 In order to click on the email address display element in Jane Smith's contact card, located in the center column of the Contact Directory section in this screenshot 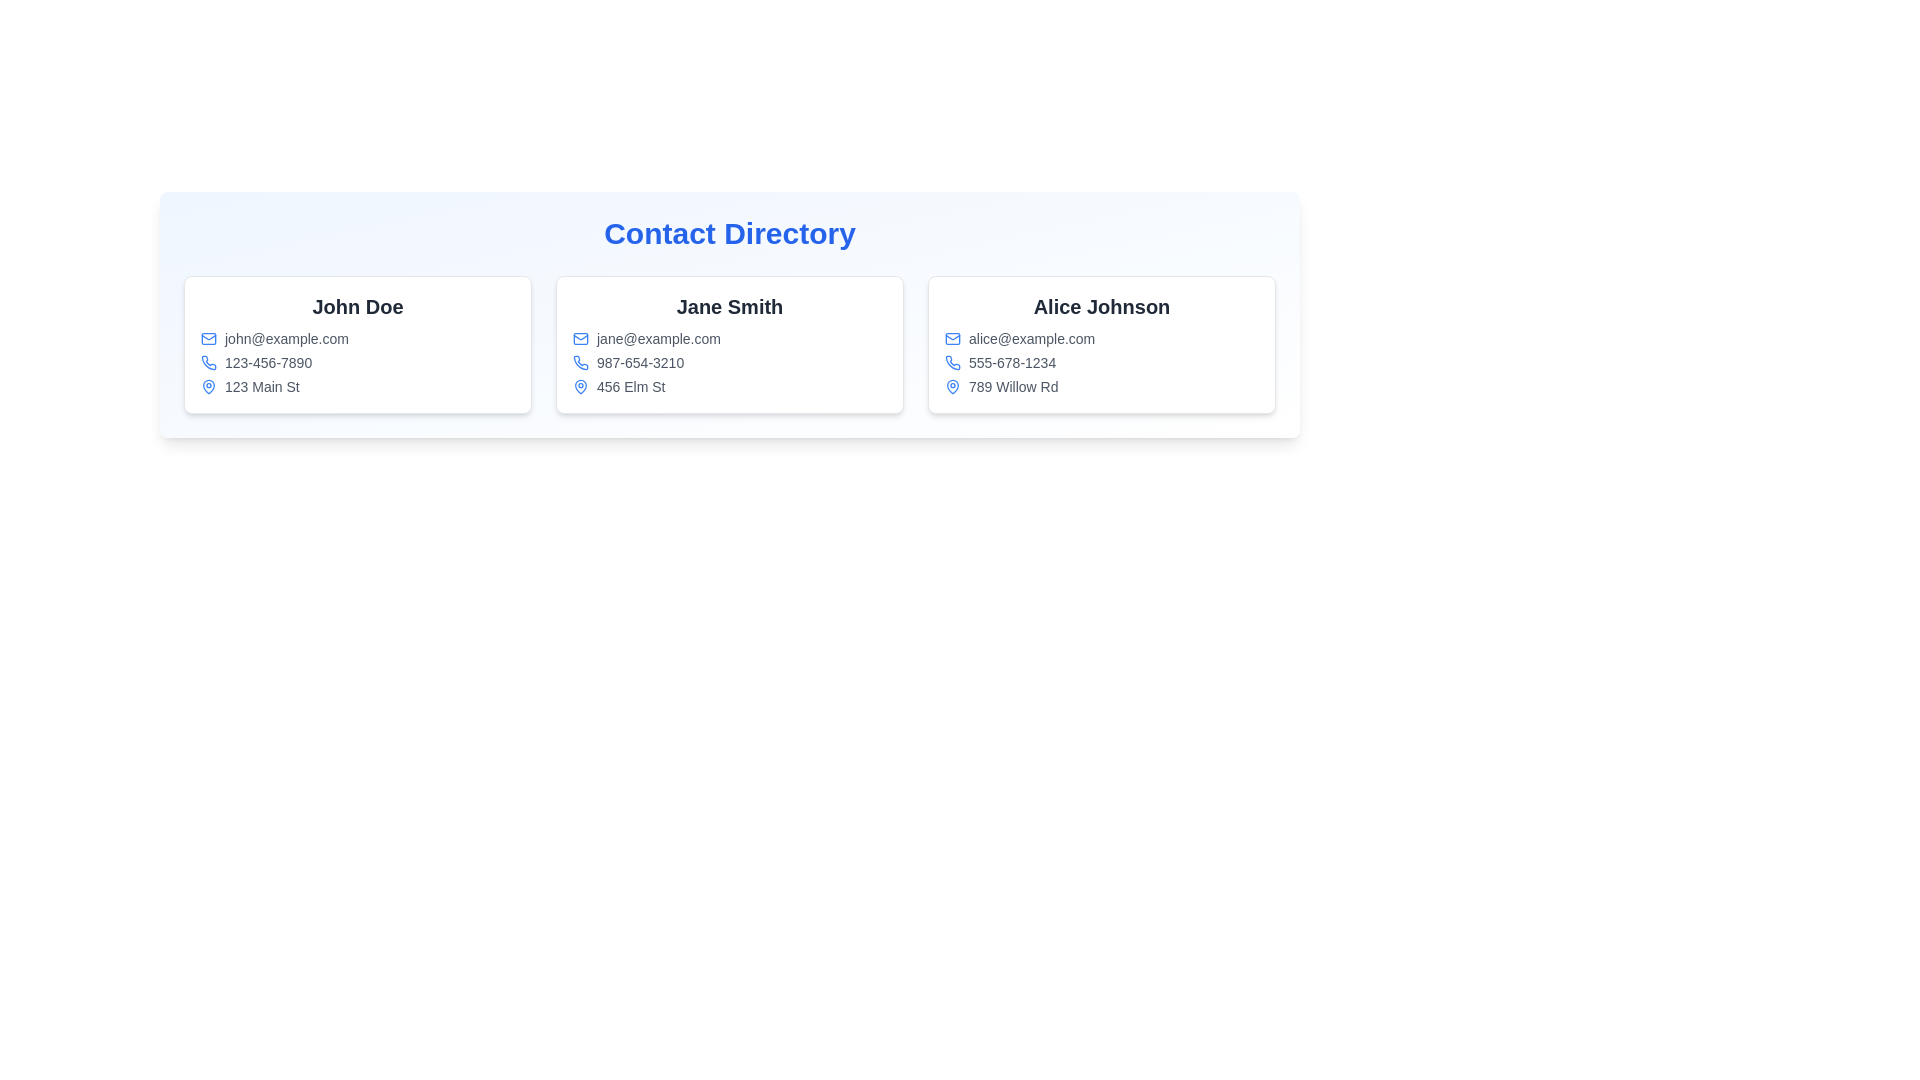, I will do `click(728, 338)`.